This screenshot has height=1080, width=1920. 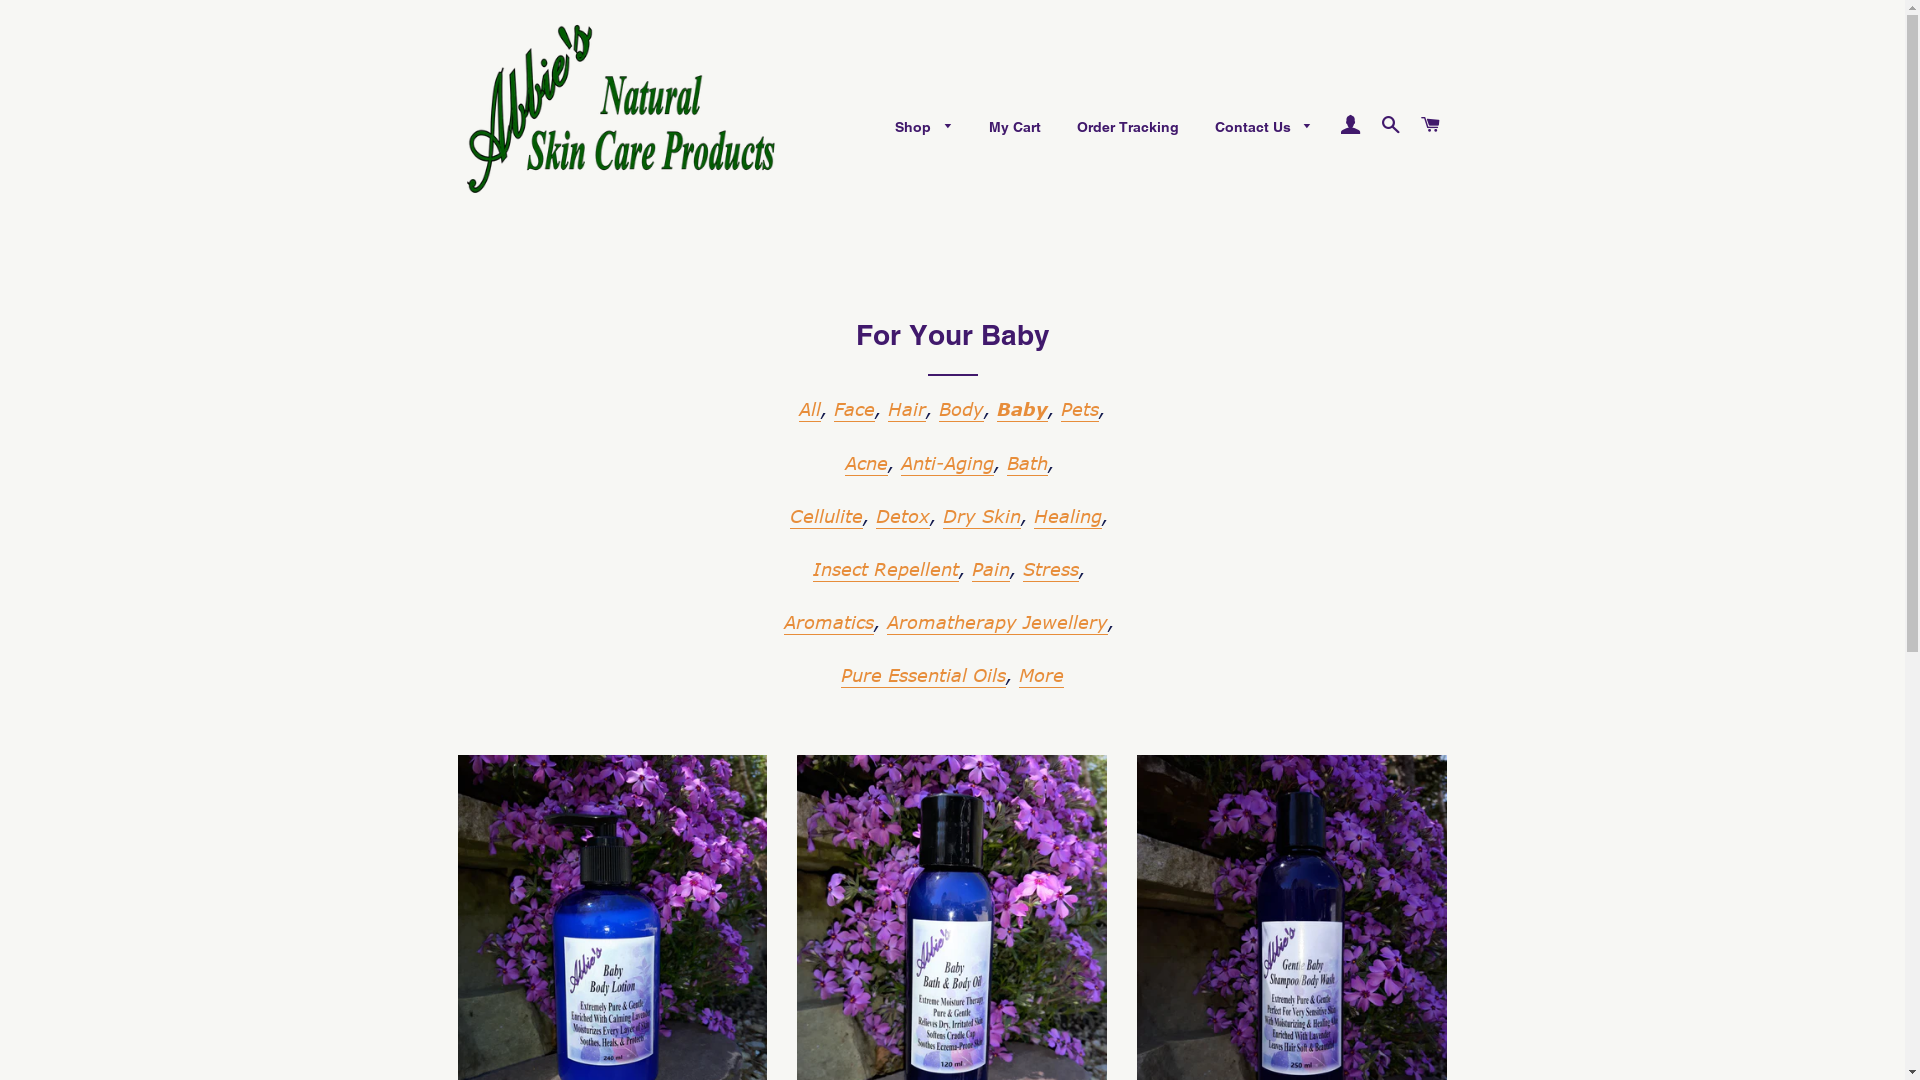 What do you see at coordinates (1026, 463) in the screenshot?
I see `'Bath'` at bounding box center [1026, 463].